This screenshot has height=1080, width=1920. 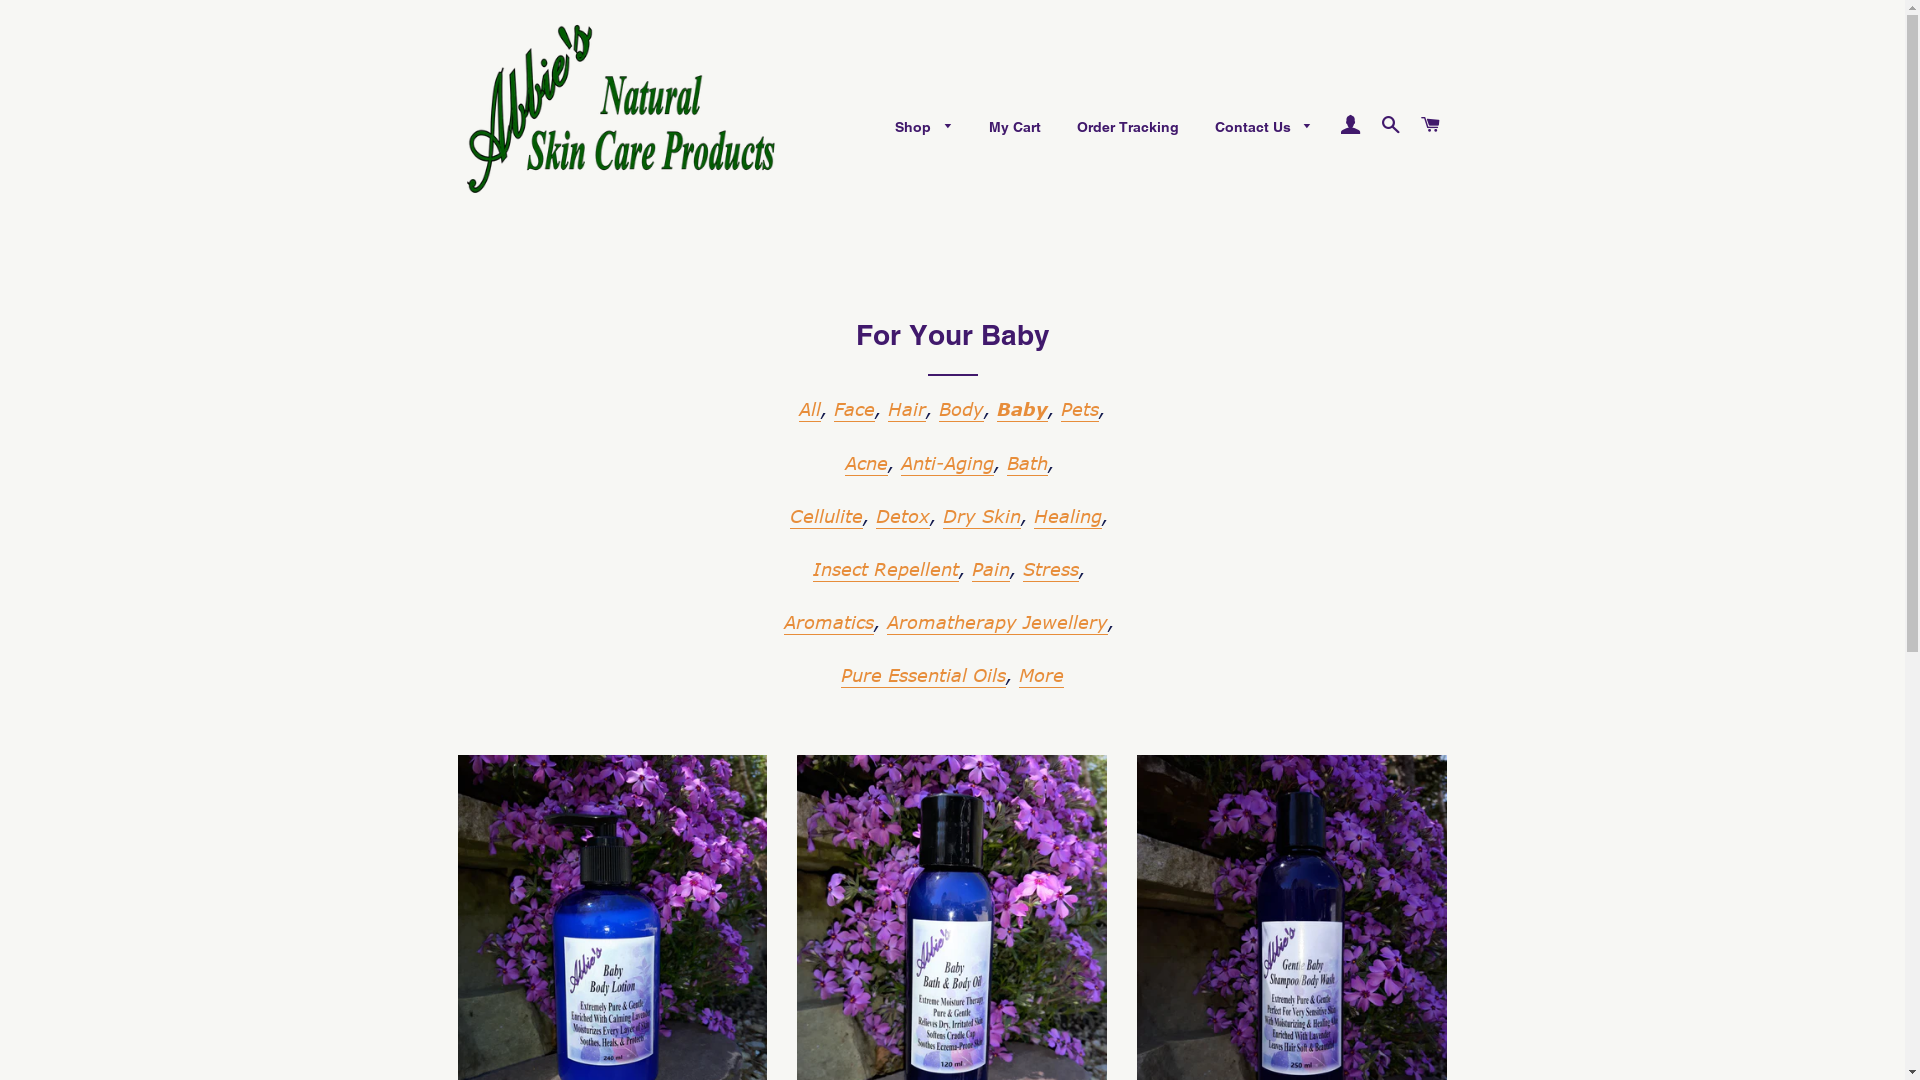 What do you see at coordinates (1026, 463) in the screenshot?
I see `'Bath'` at bounding box center [1026, 463].